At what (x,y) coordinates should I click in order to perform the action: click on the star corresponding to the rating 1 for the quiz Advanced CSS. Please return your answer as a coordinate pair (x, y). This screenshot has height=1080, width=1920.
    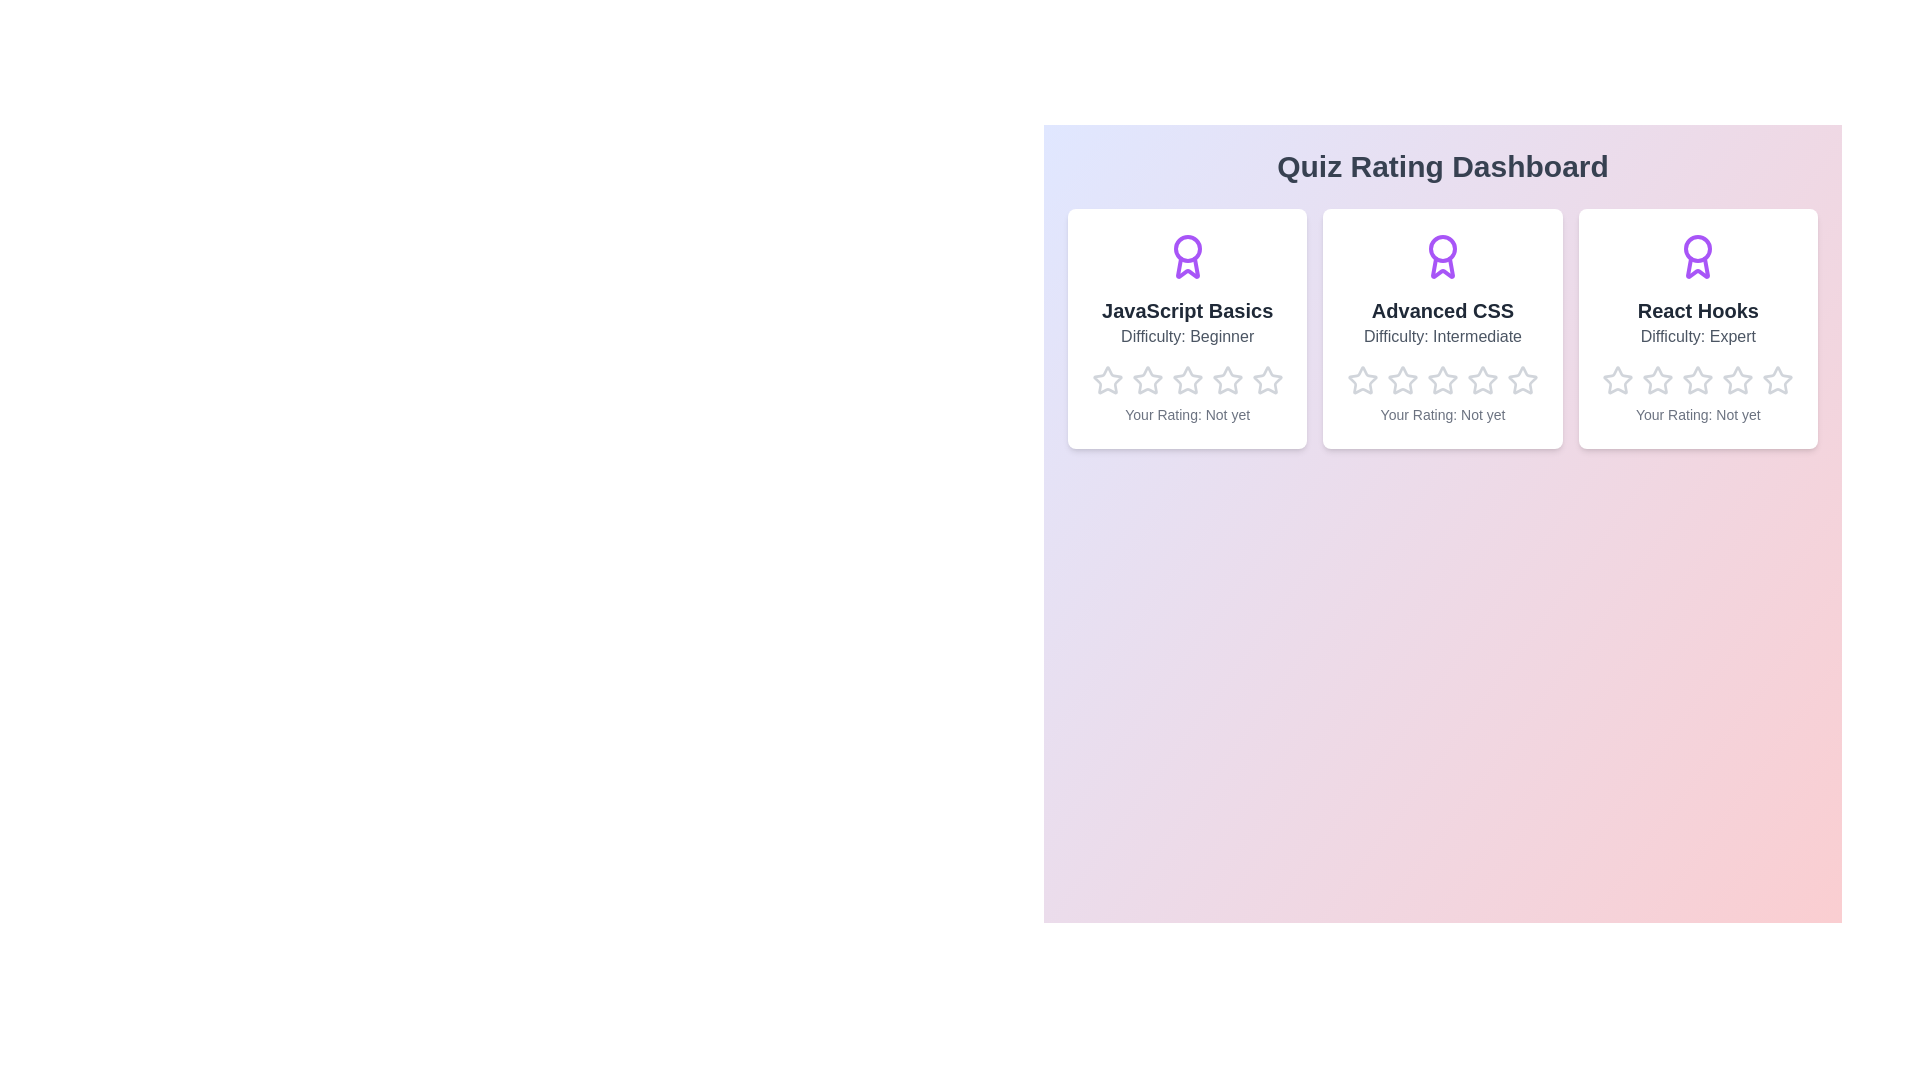
    Looking at the image, I should click on (1347, 365).